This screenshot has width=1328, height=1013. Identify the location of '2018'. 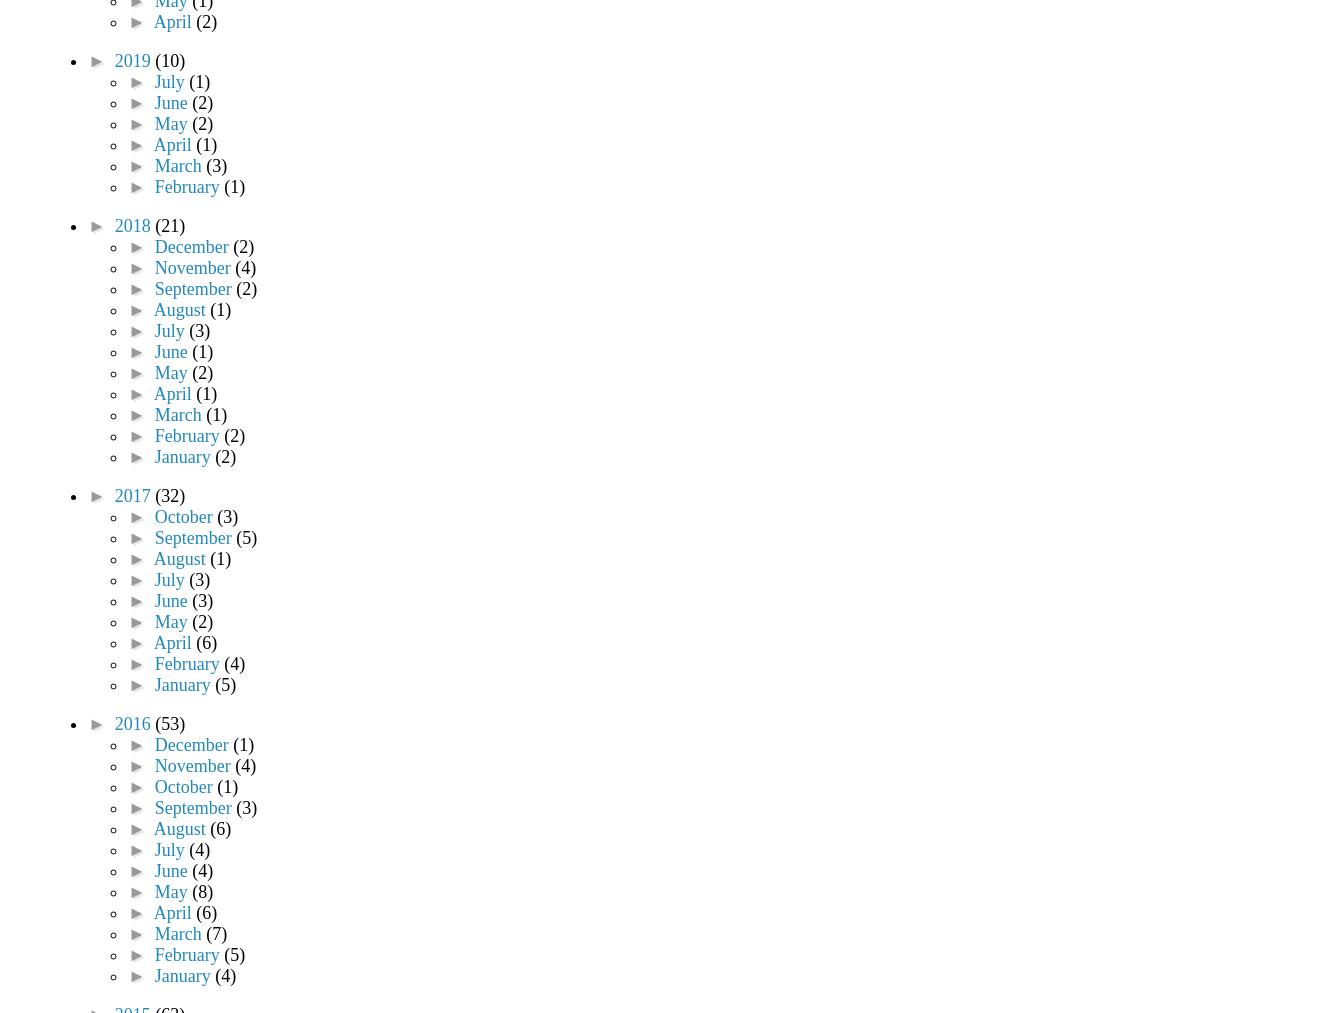
(133, 225).